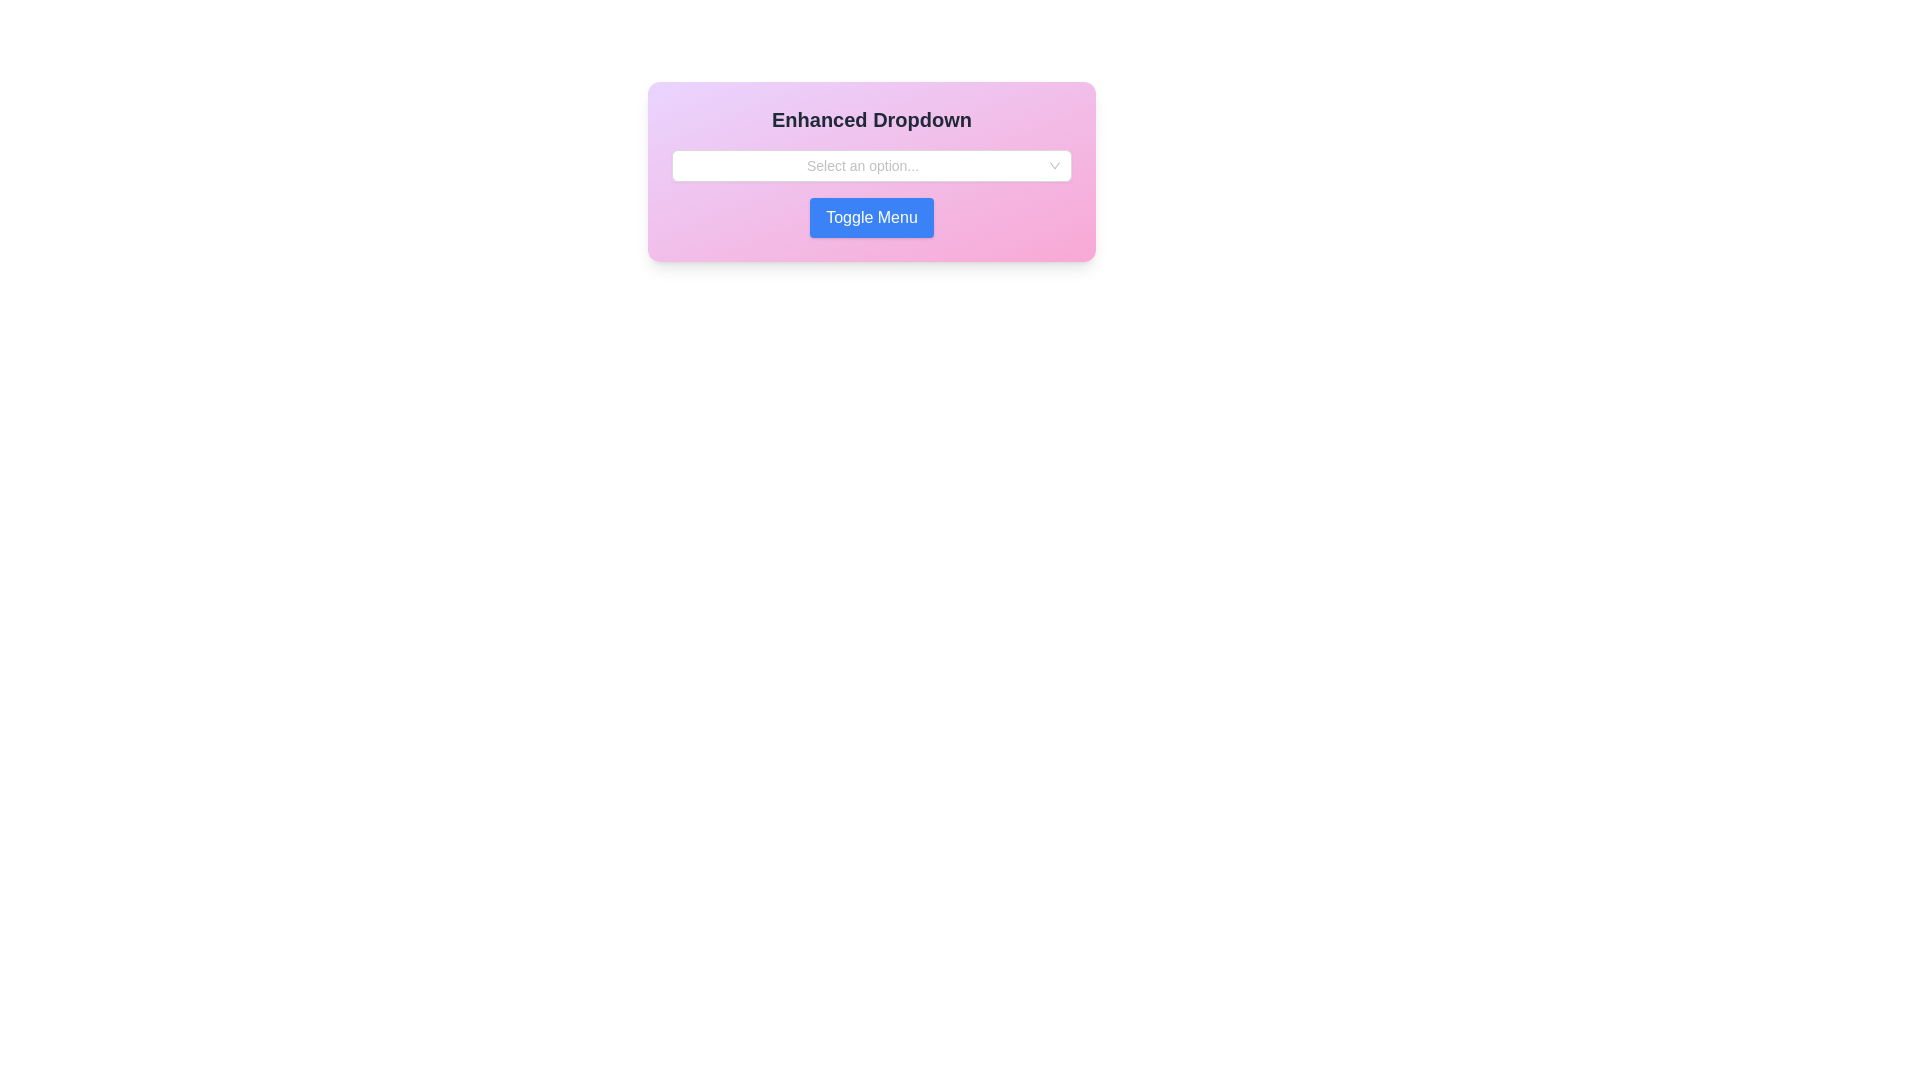  What do you see at coordinates (872, 164) in the screenshot?
I see `the dropdown input component styled with a white background and a placeholder text 'Select an option...' using the Tab key` at bounding box center [872, 164].